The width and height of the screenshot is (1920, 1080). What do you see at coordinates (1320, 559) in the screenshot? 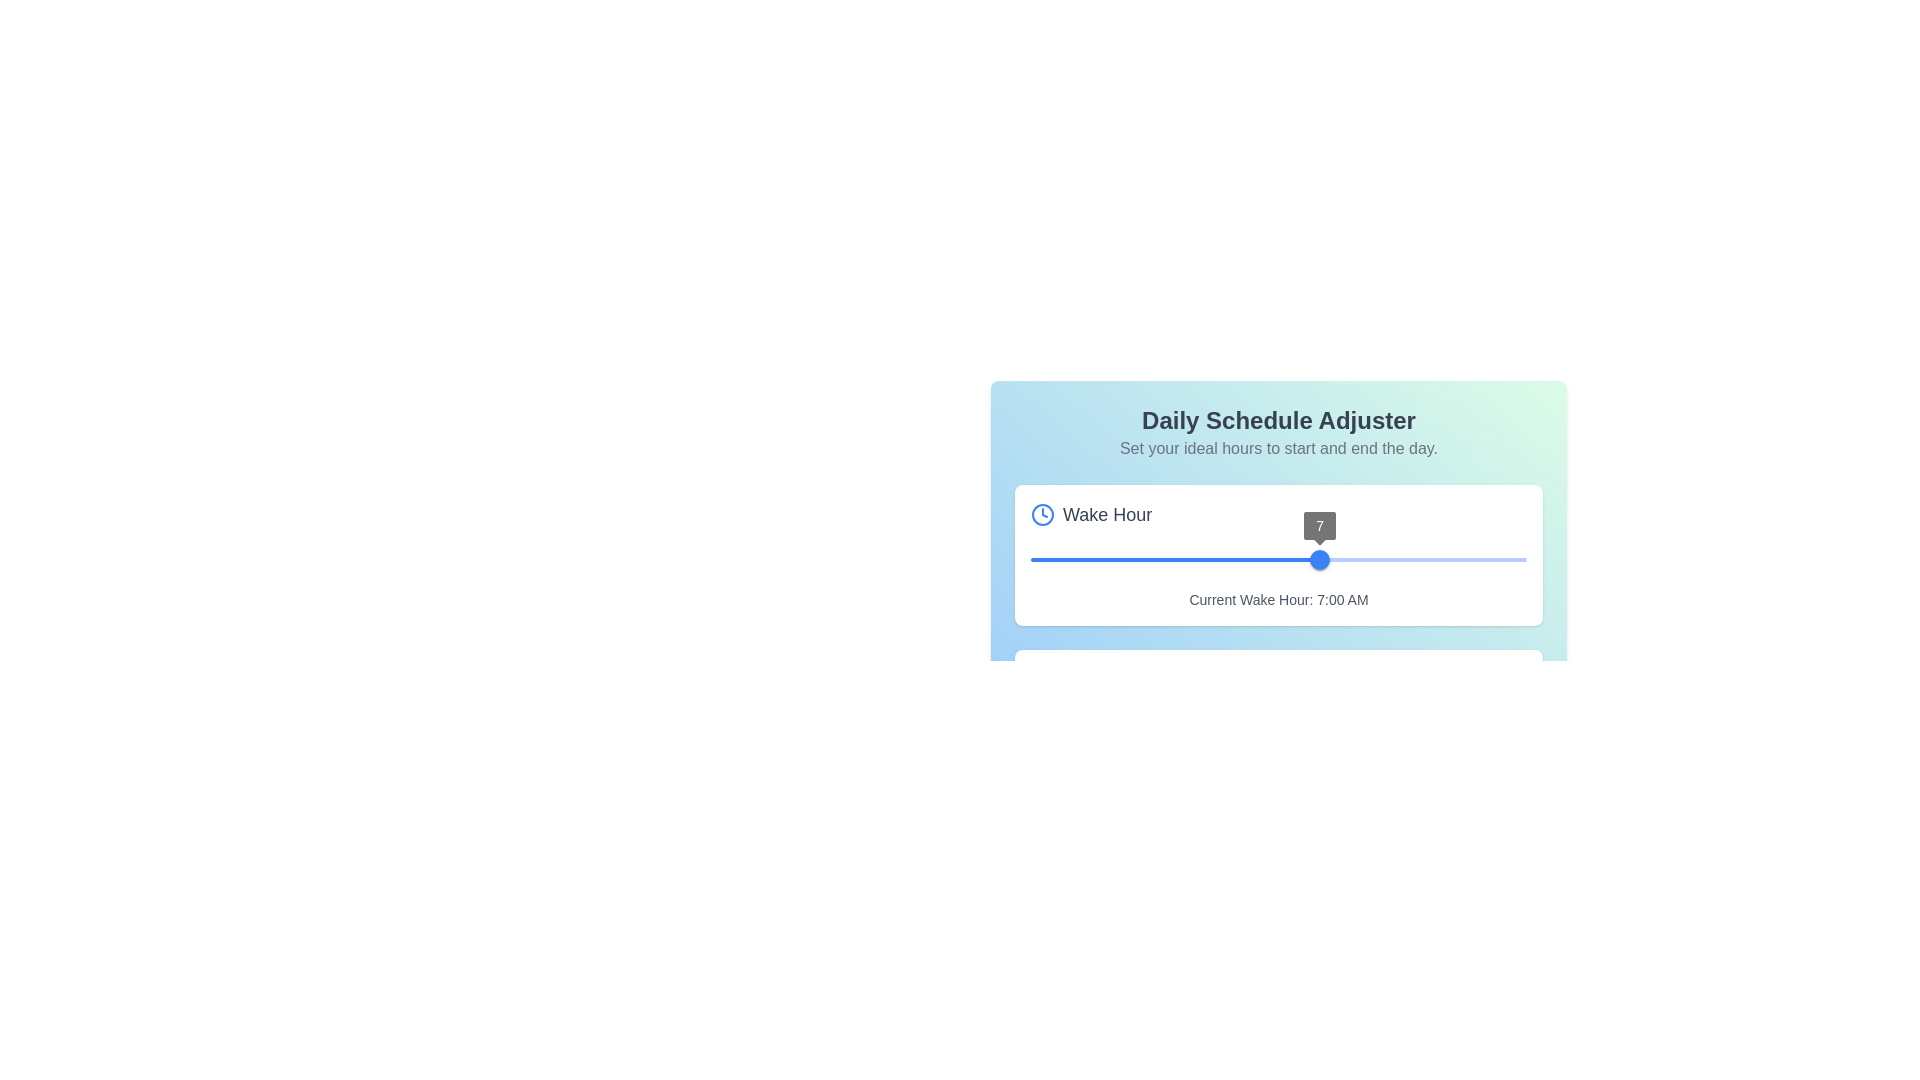
I see `the blue circular slider knob displaying the value '7'` at bounding box center [1320, 559].